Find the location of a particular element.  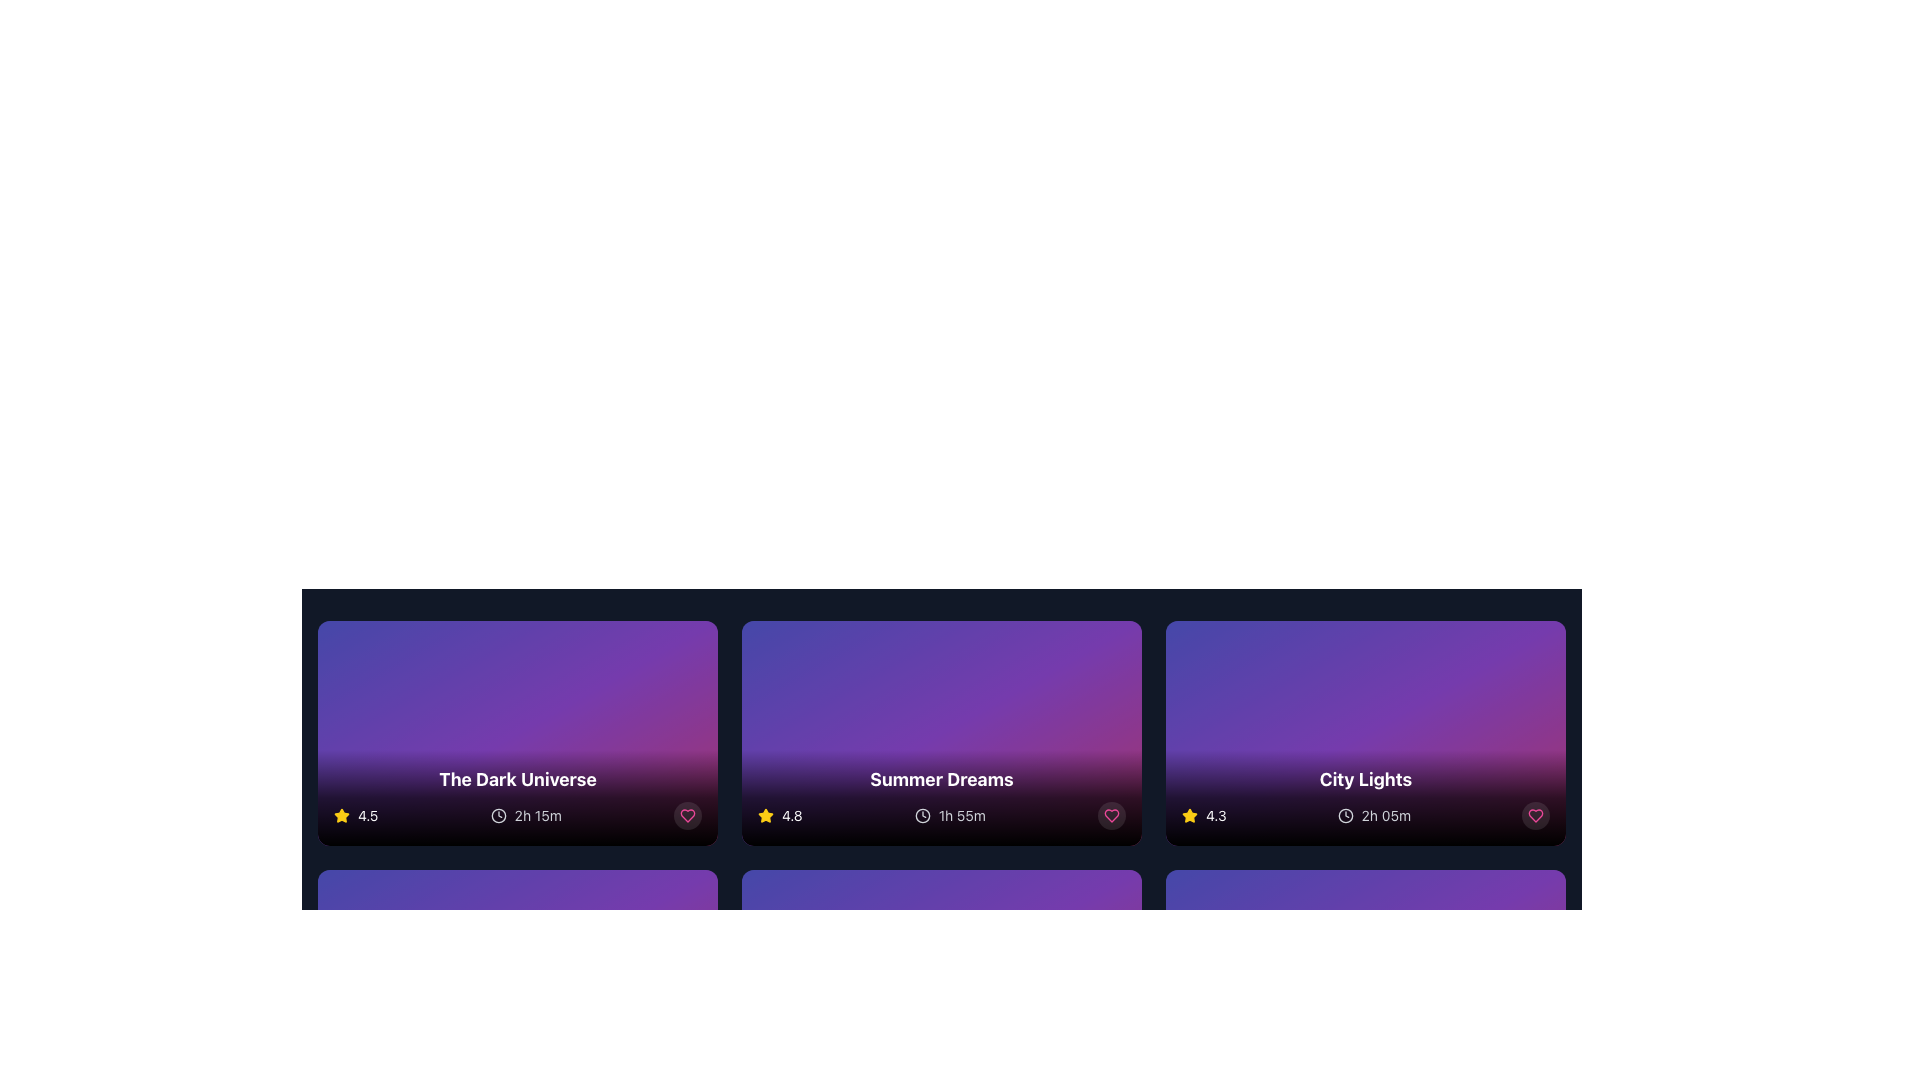

the static text label displaying the numeric text '4.8', which is styled in a small white bold font and associated with a yellow star icon, located in the second card beneath the title 'Summer Dreams' is located at coordinates (791, 816).